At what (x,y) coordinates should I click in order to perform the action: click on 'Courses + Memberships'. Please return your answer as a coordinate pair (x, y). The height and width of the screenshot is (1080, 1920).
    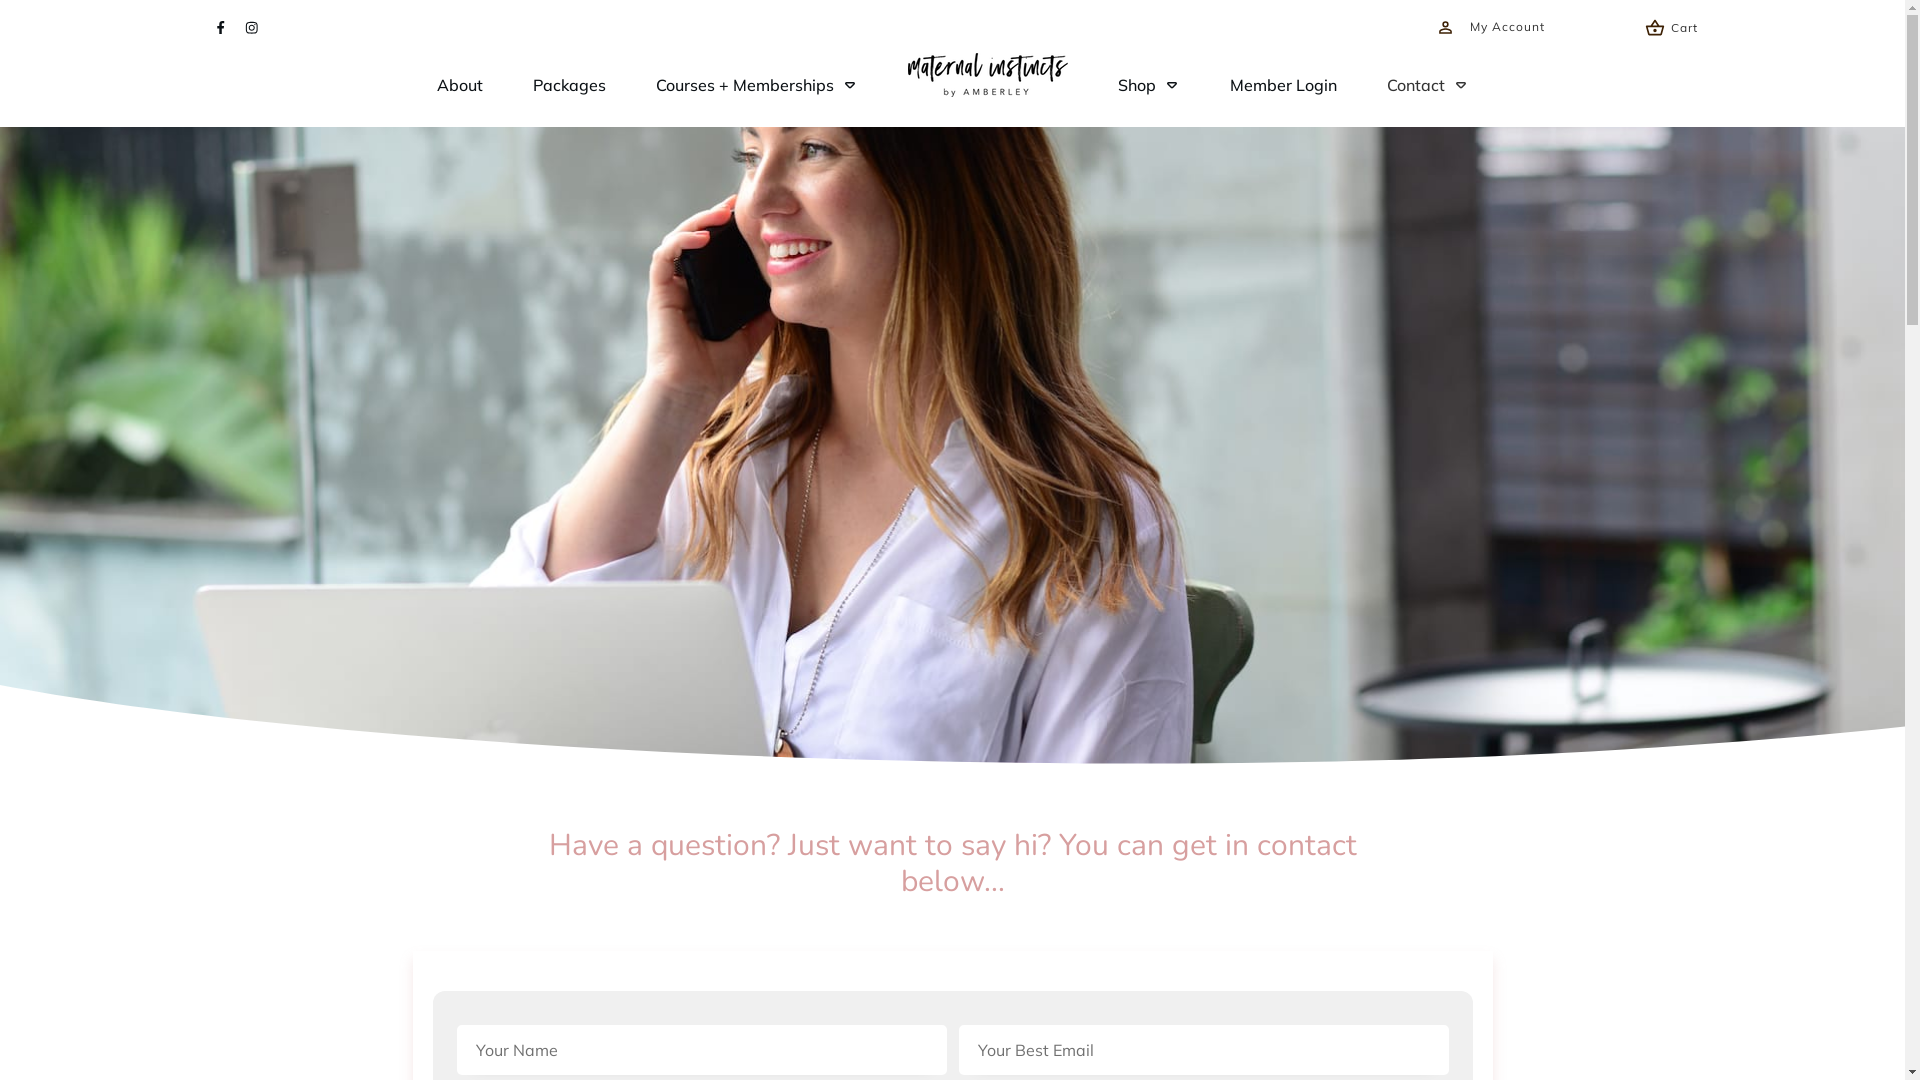
    Looking at the image, I should click on (756, 83).